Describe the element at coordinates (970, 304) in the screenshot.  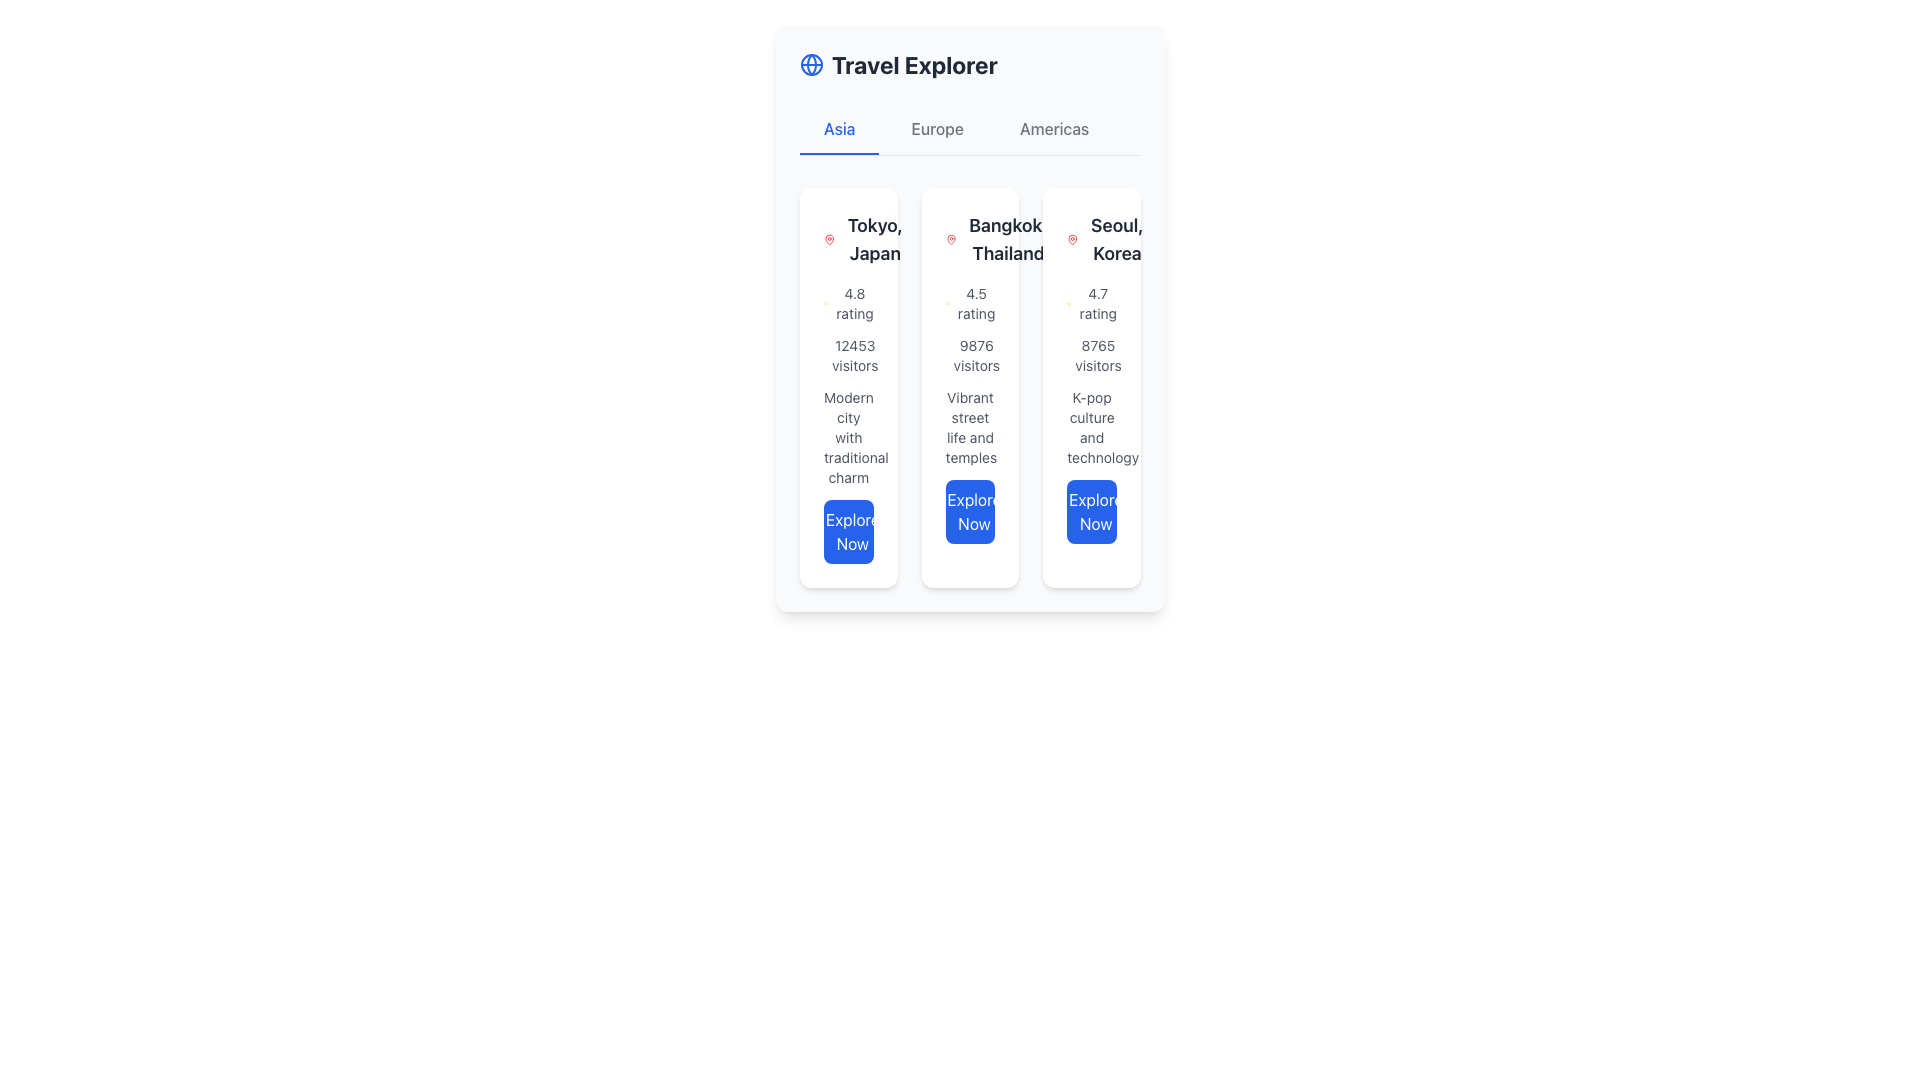
I see `the rating text and icon display in the middle card of the three-card layout for Bangkok, Thailand` at that location.